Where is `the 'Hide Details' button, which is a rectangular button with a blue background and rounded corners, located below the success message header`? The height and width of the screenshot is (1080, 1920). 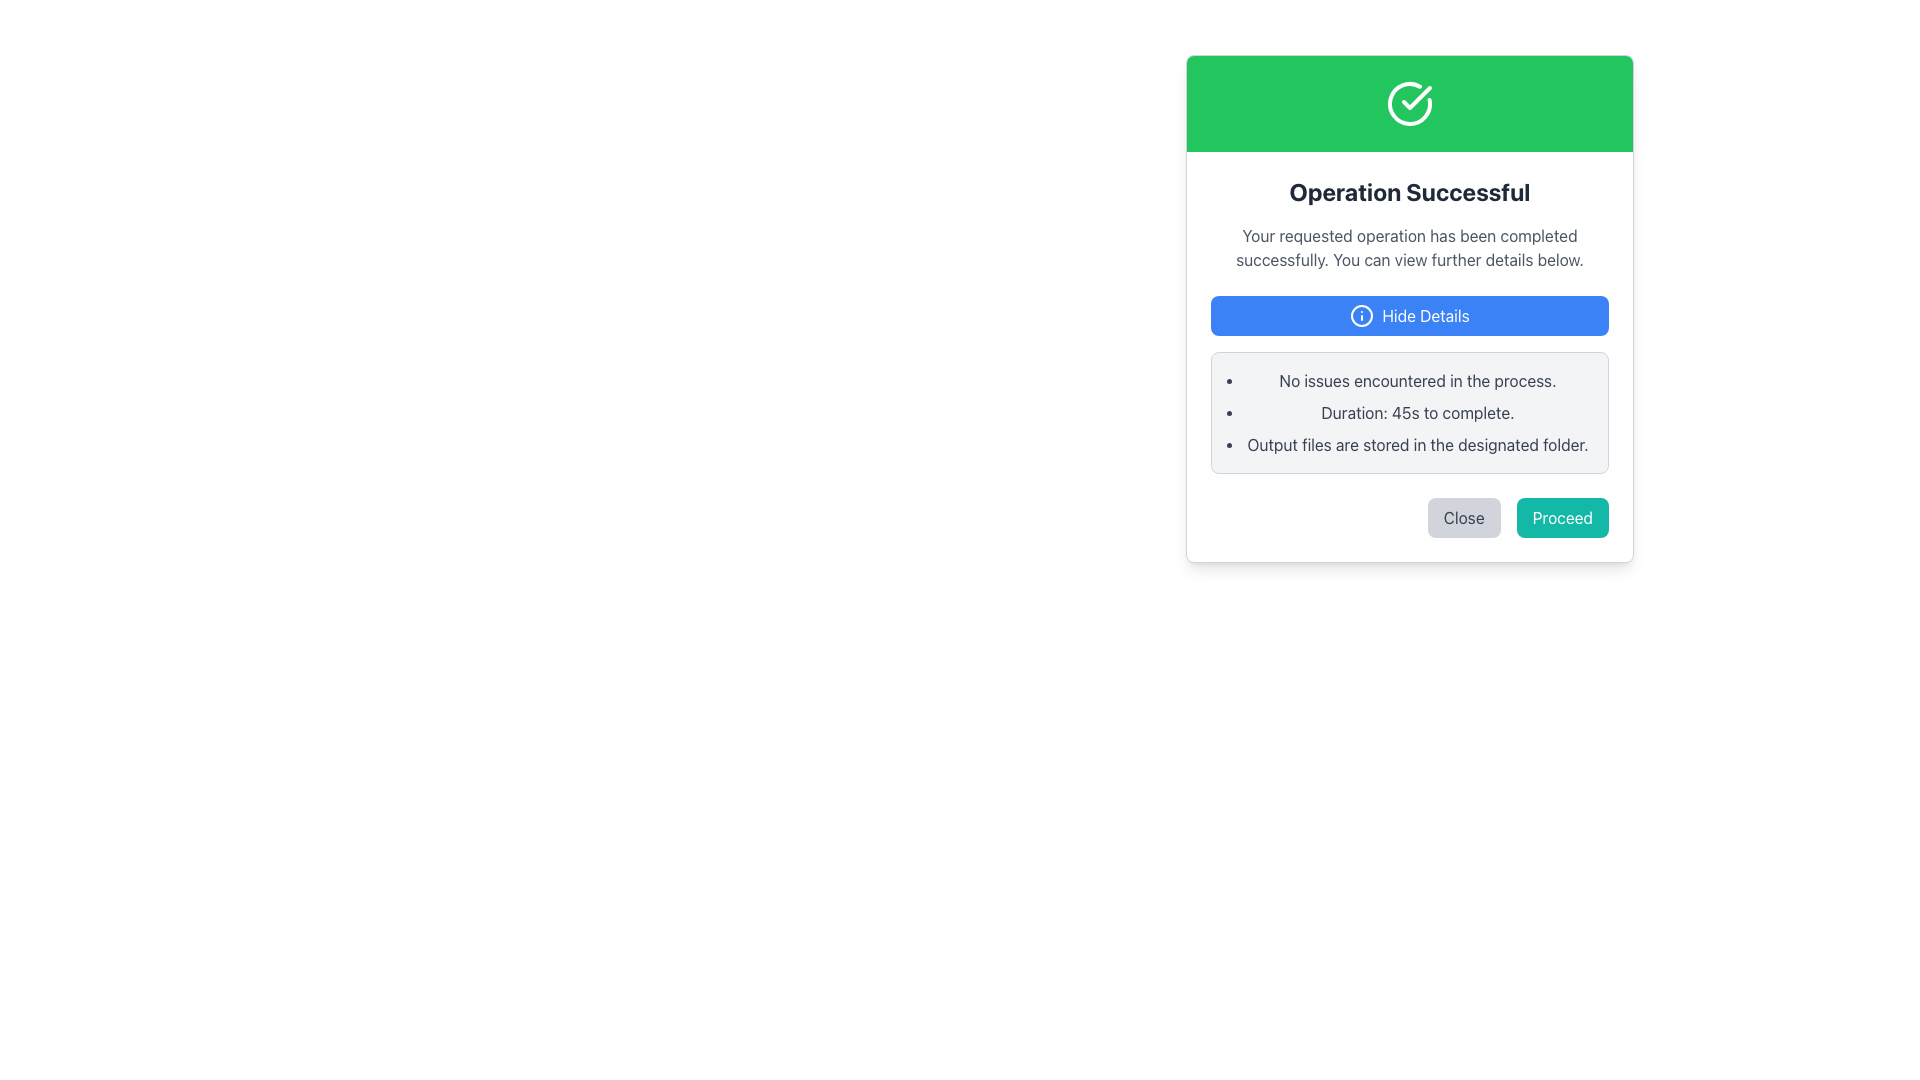 the 'Hide Details' button, which is a rectangular button with a blue background and rounded corners, located below the success message header is located at coordinates (1409, 308).